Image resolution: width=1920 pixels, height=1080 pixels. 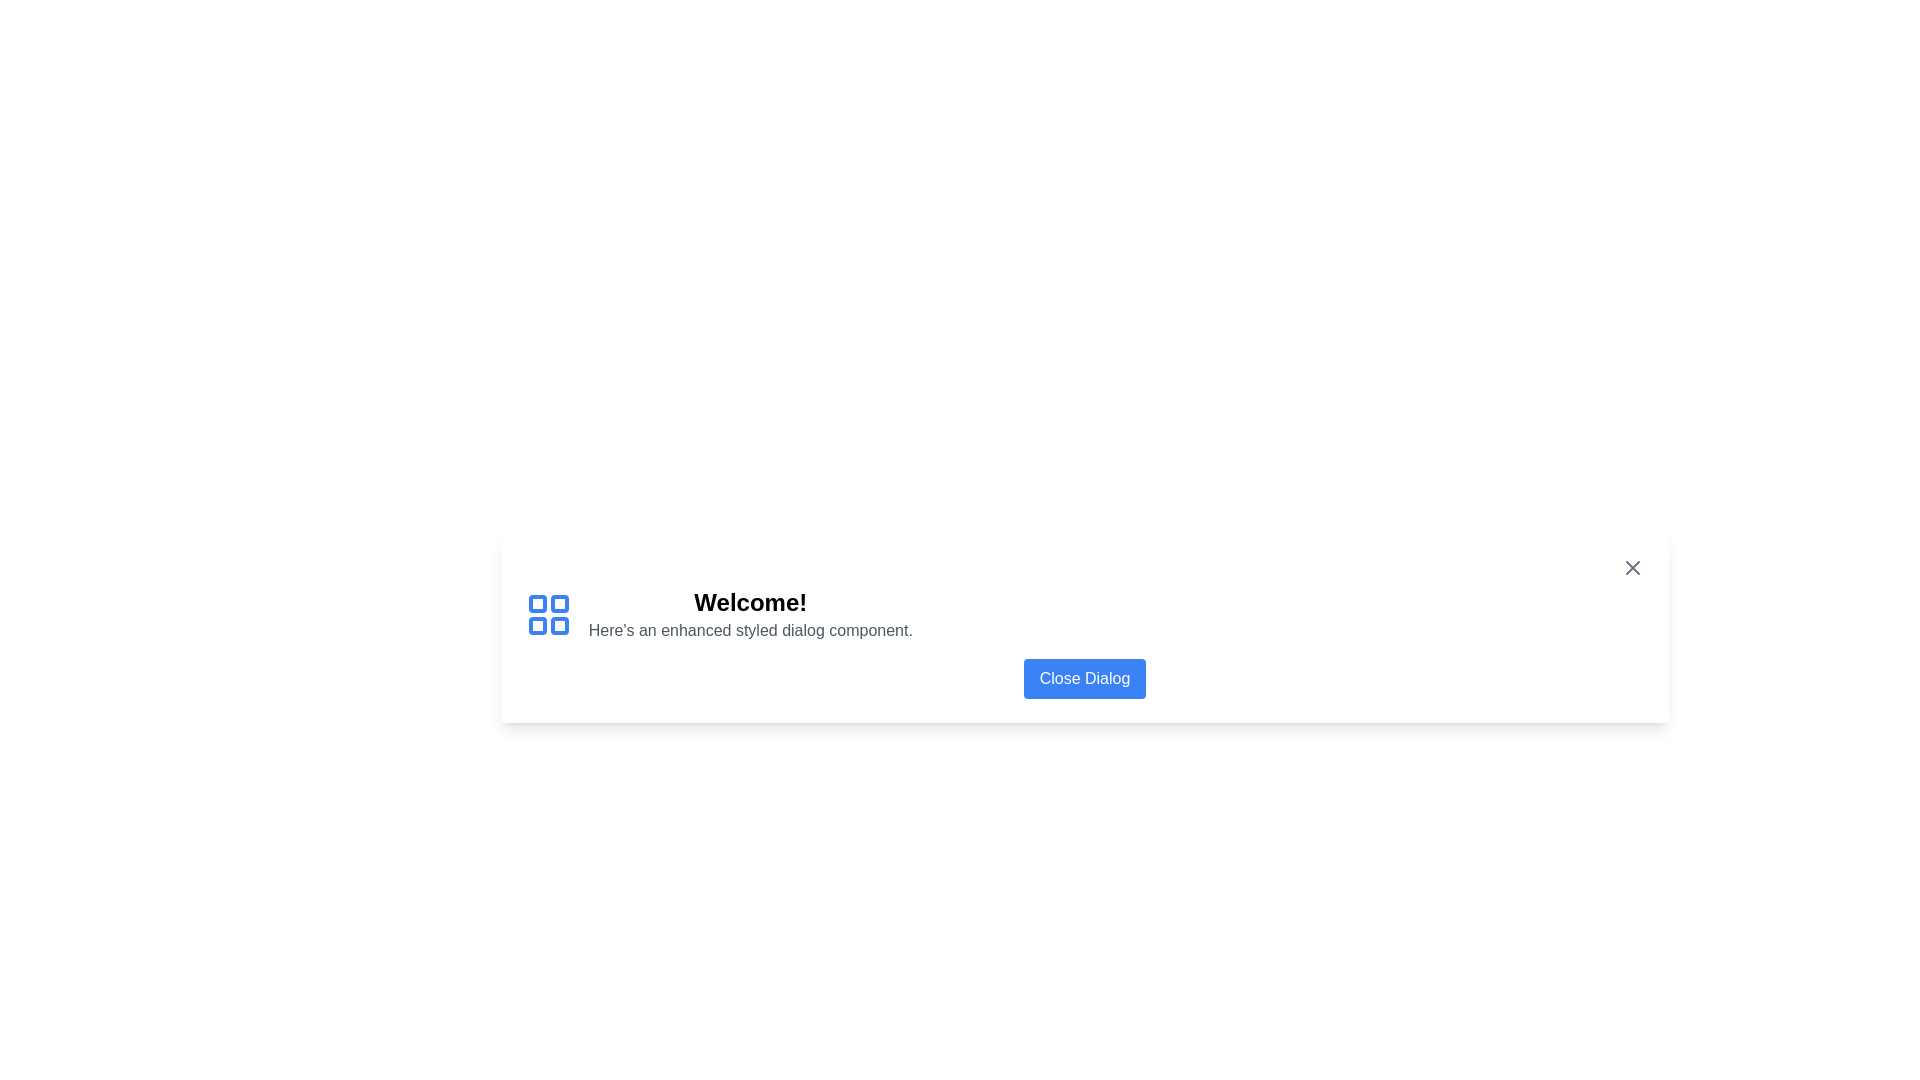 I want to click on the small gray 'X' button located at the top-right corner of the dialog box, so click(x=1633, y=567).